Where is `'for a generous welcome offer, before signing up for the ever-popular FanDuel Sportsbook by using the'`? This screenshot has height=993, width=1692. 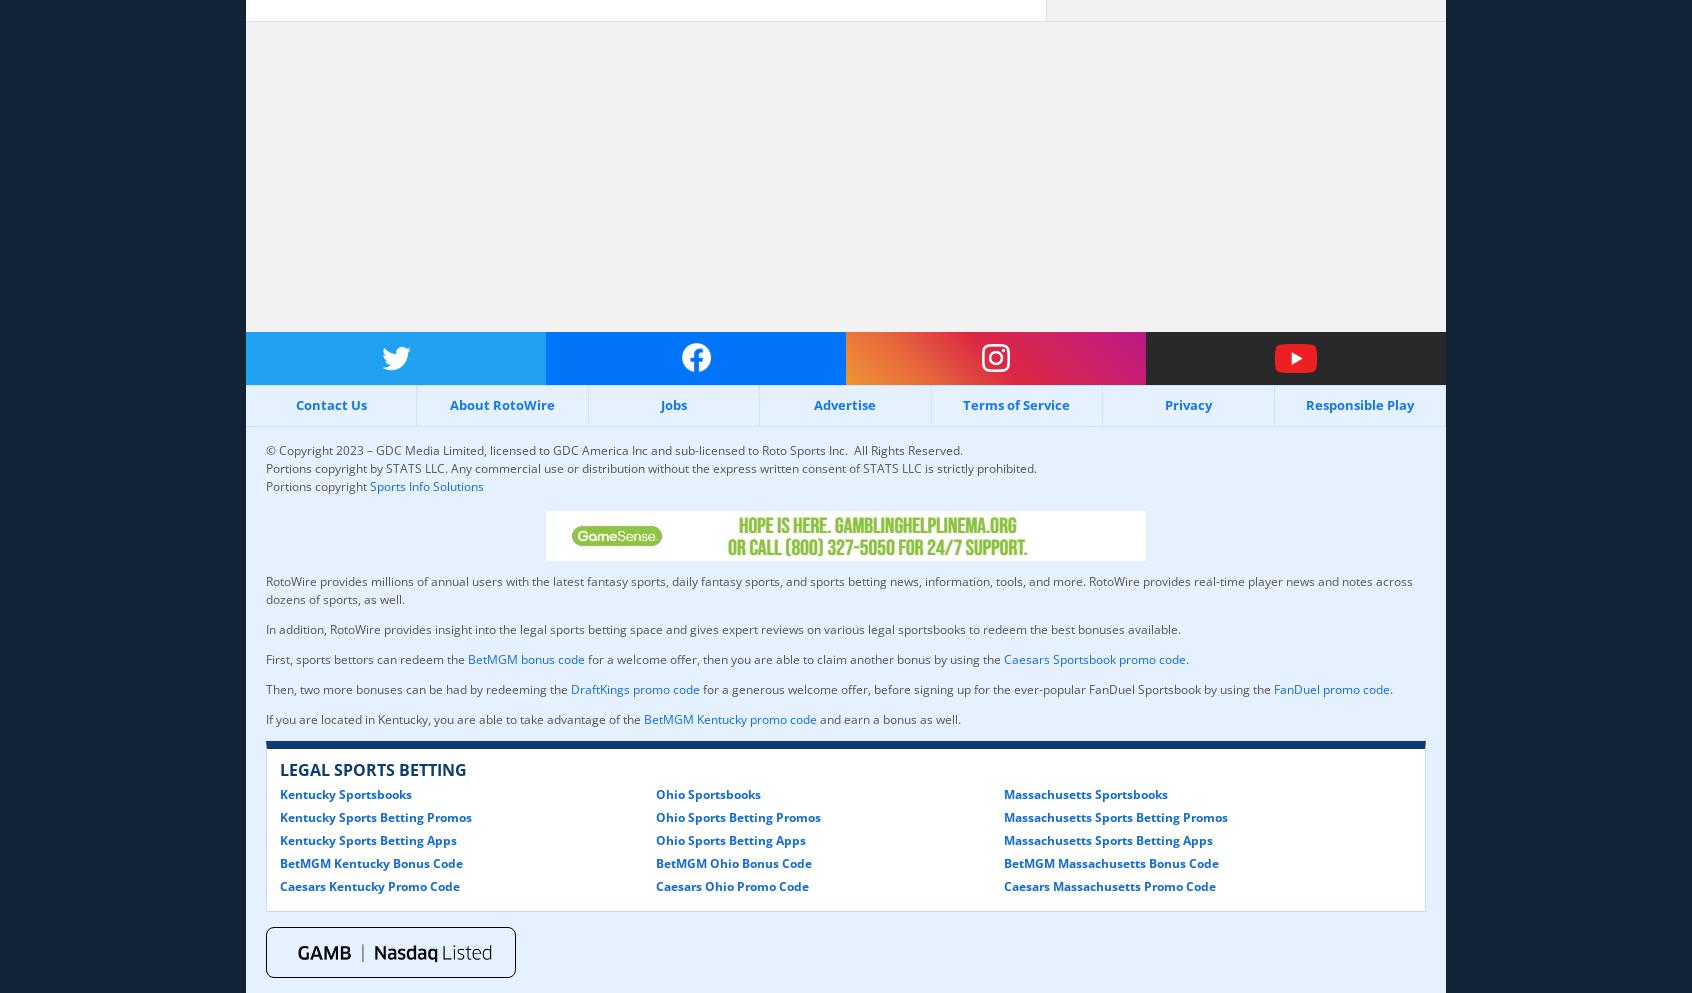 'for a generous welcome offer, before signing up for the ever-popular FanDuel Sportsbook by using the' is located at coordinates (986, 687).